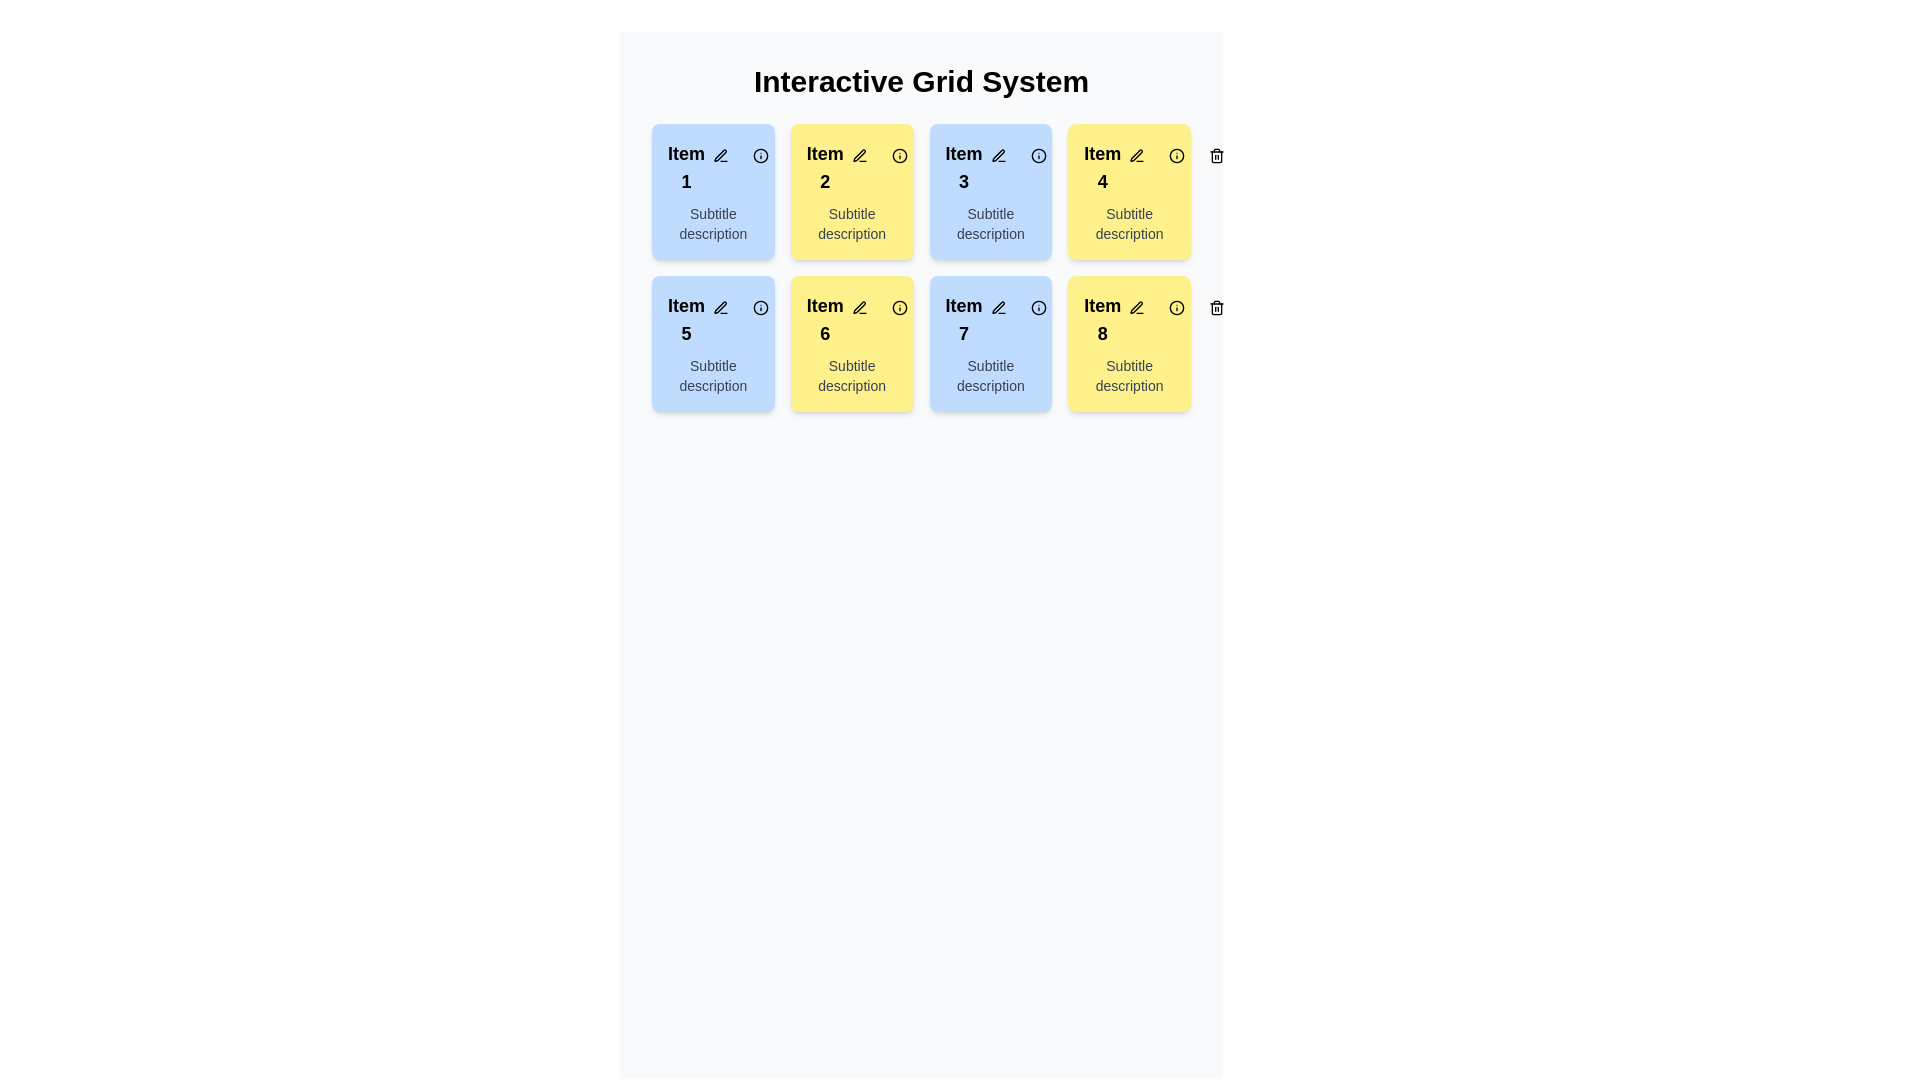 The width and height of the screenshot is (1920, 1080). Describe the element at coordinates (859, 308) in the screenshot. I see `the first interactive button on the right side of the sixth item in the grid layout, which has a pen icon for editing` at that location.